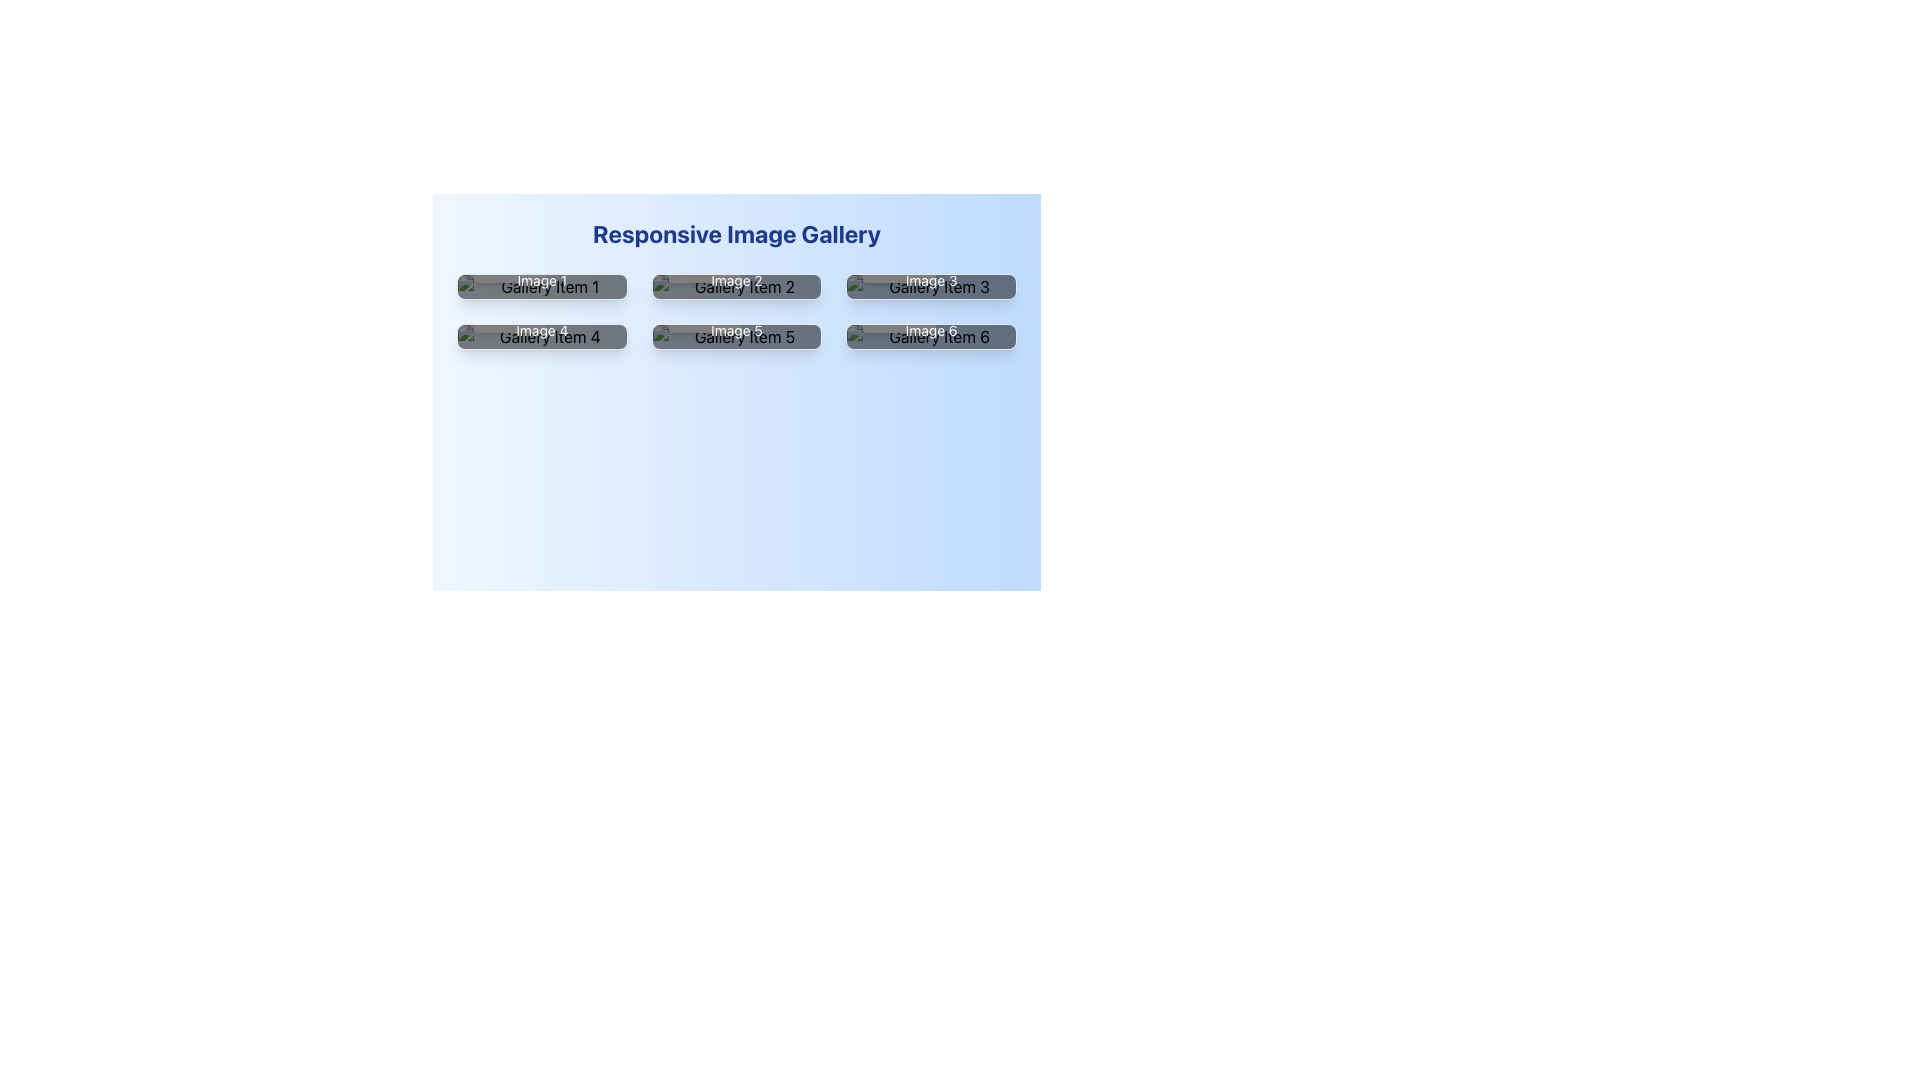 The height and width of the screenshot is (1080, 1920). What do you see at coordinates (542, 270) in the screenshot?
I see `the descriptive label overlaying the first image in the gallery grid layout for context` at bounding box center [542, 270].